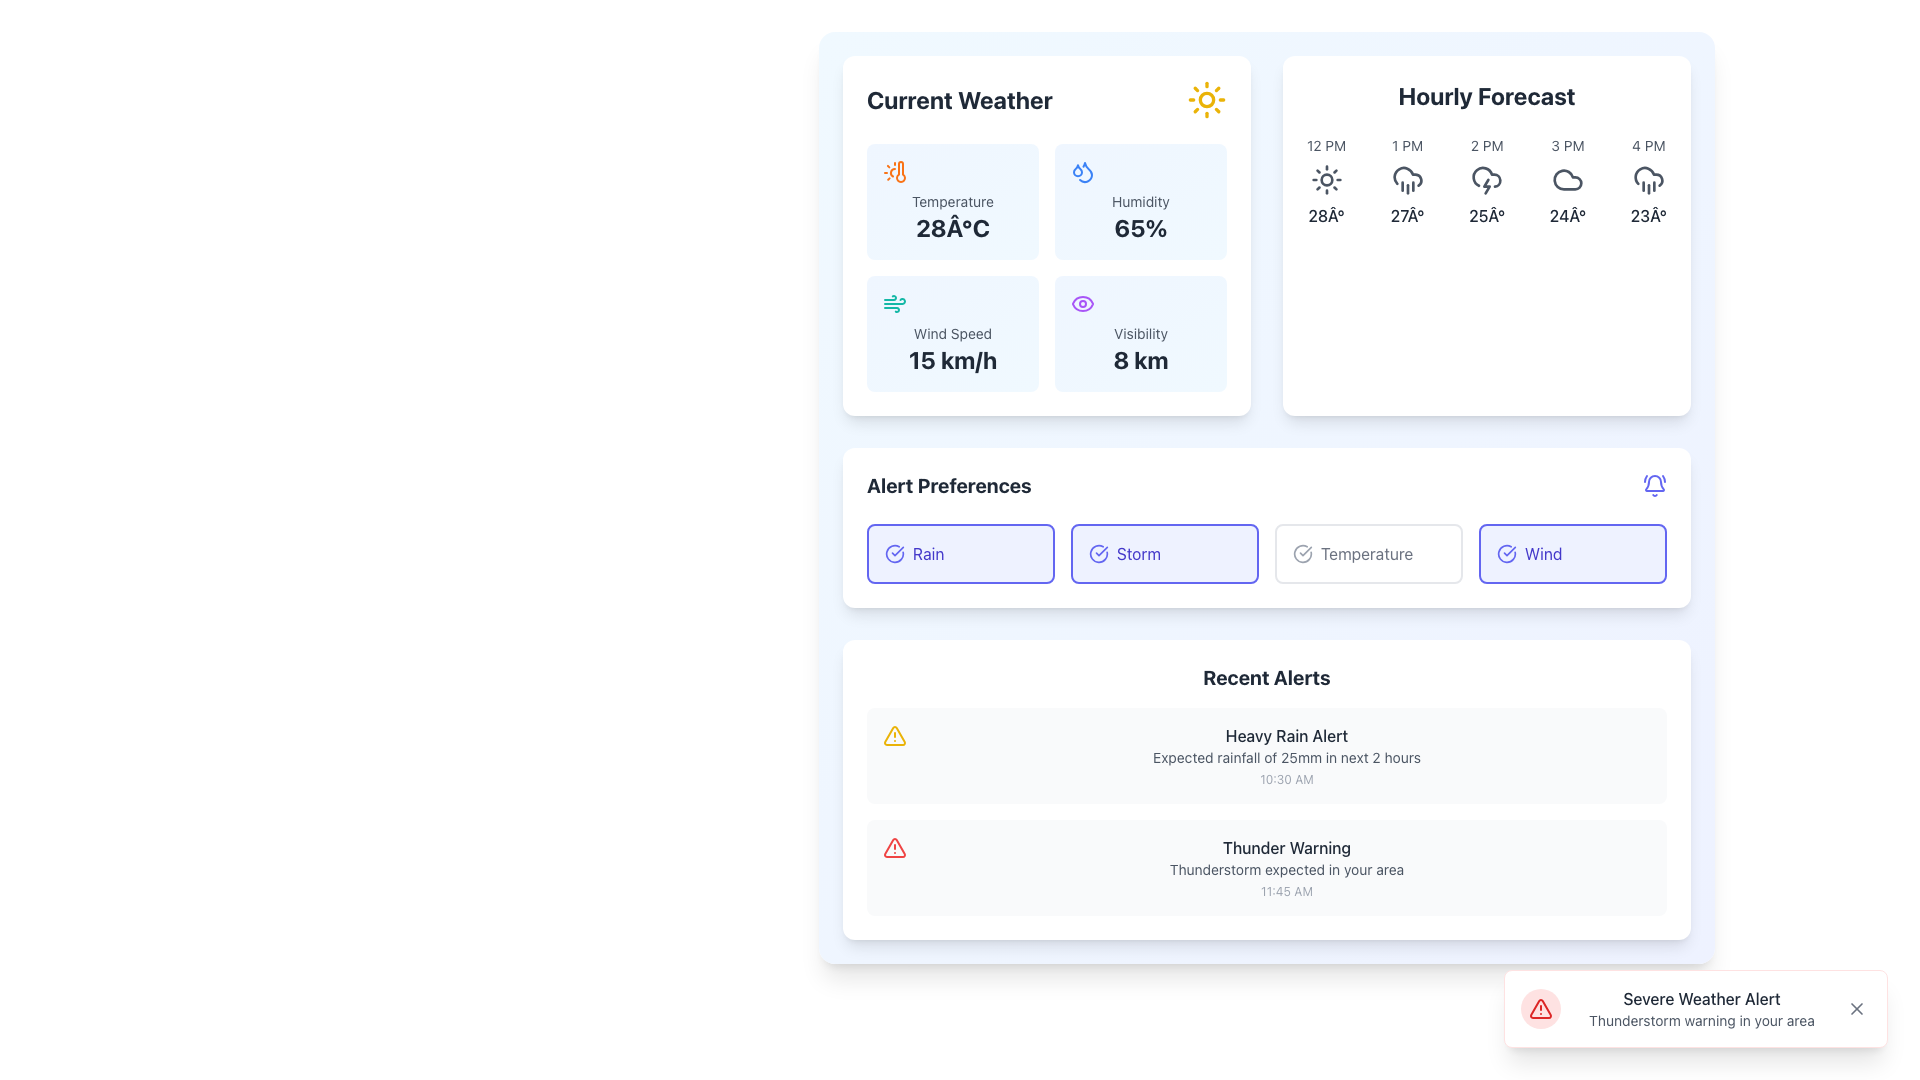 This screenshot has height=1080, width=1920. I want to click on the 'Current Weather' text label, which is a bold and large-sized dark gray text displayed at the top-left of its containing block, serving as a heading for the weather data section, so click(958, 100).